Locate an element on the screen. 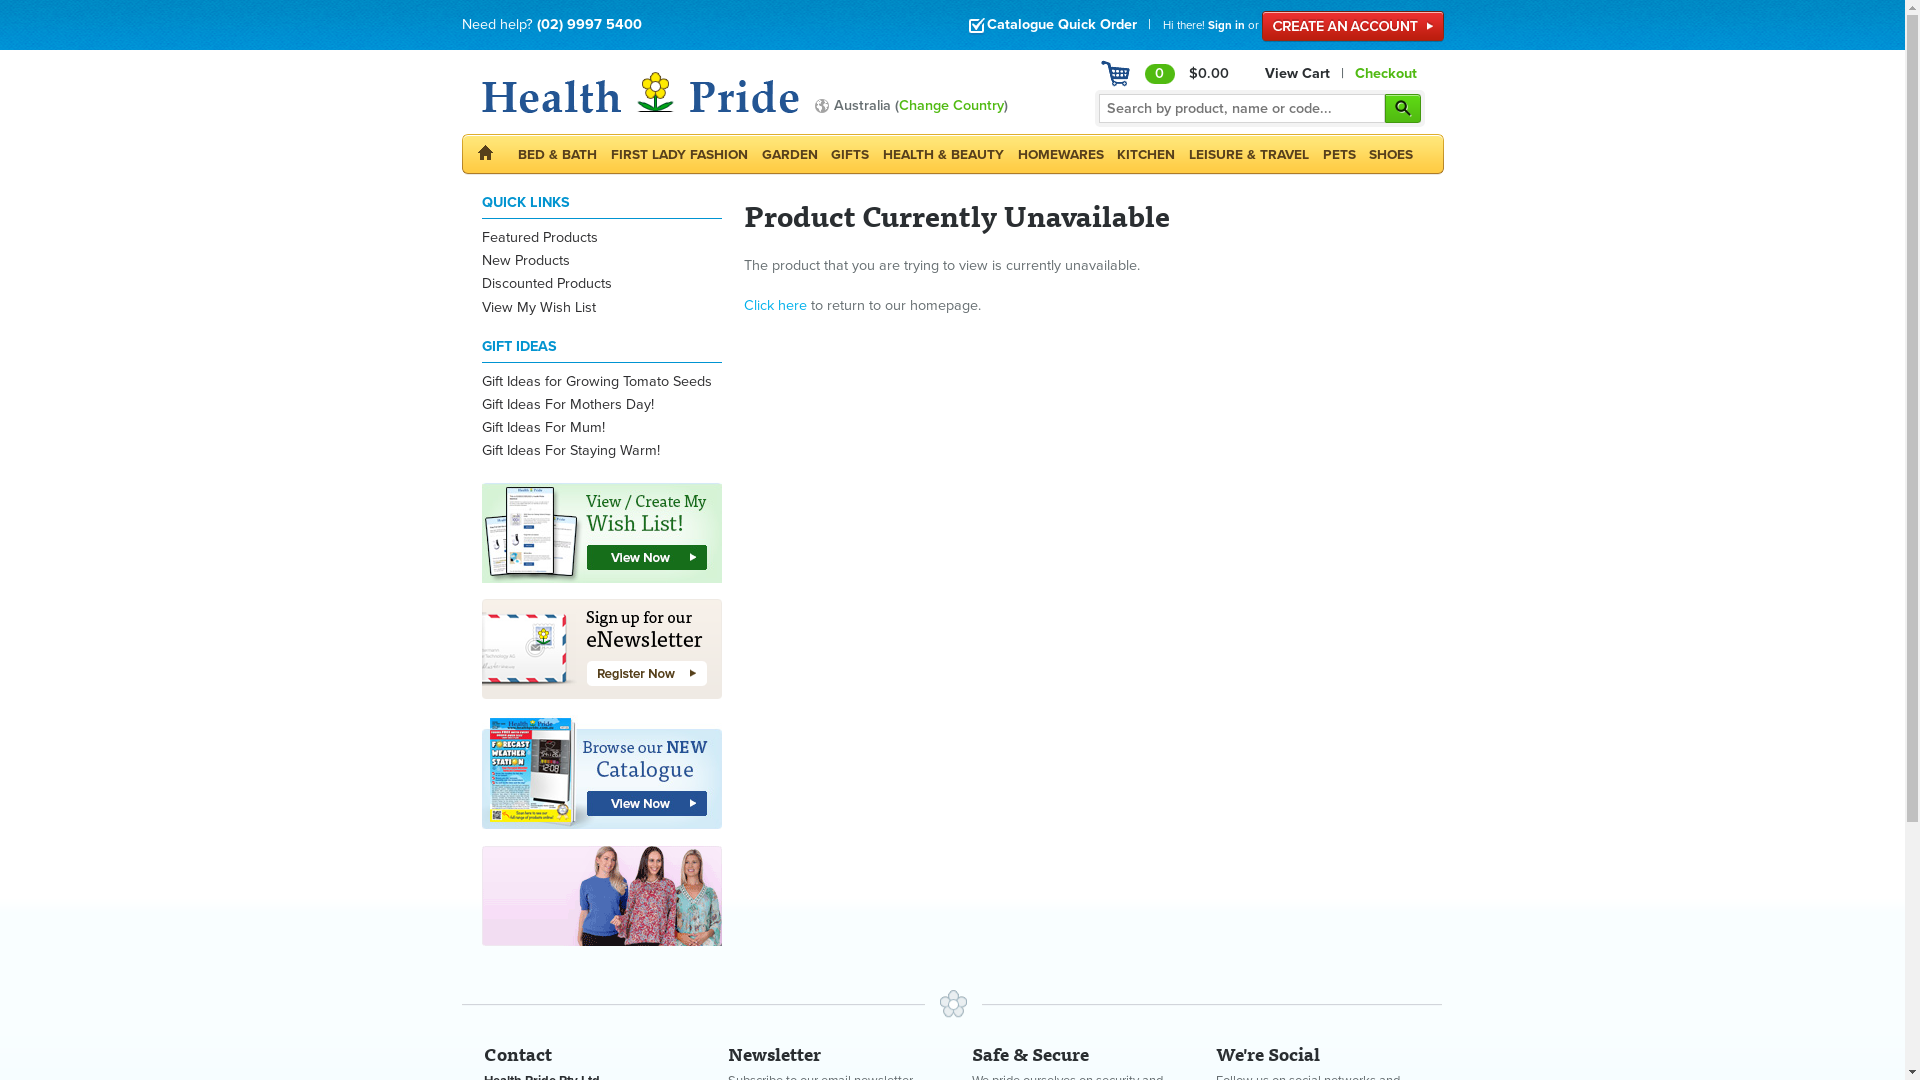 This screenshot has height=1080, width=1920. 'Gift Ideas For Mothers Day!' is located at coordinates (566, 404).